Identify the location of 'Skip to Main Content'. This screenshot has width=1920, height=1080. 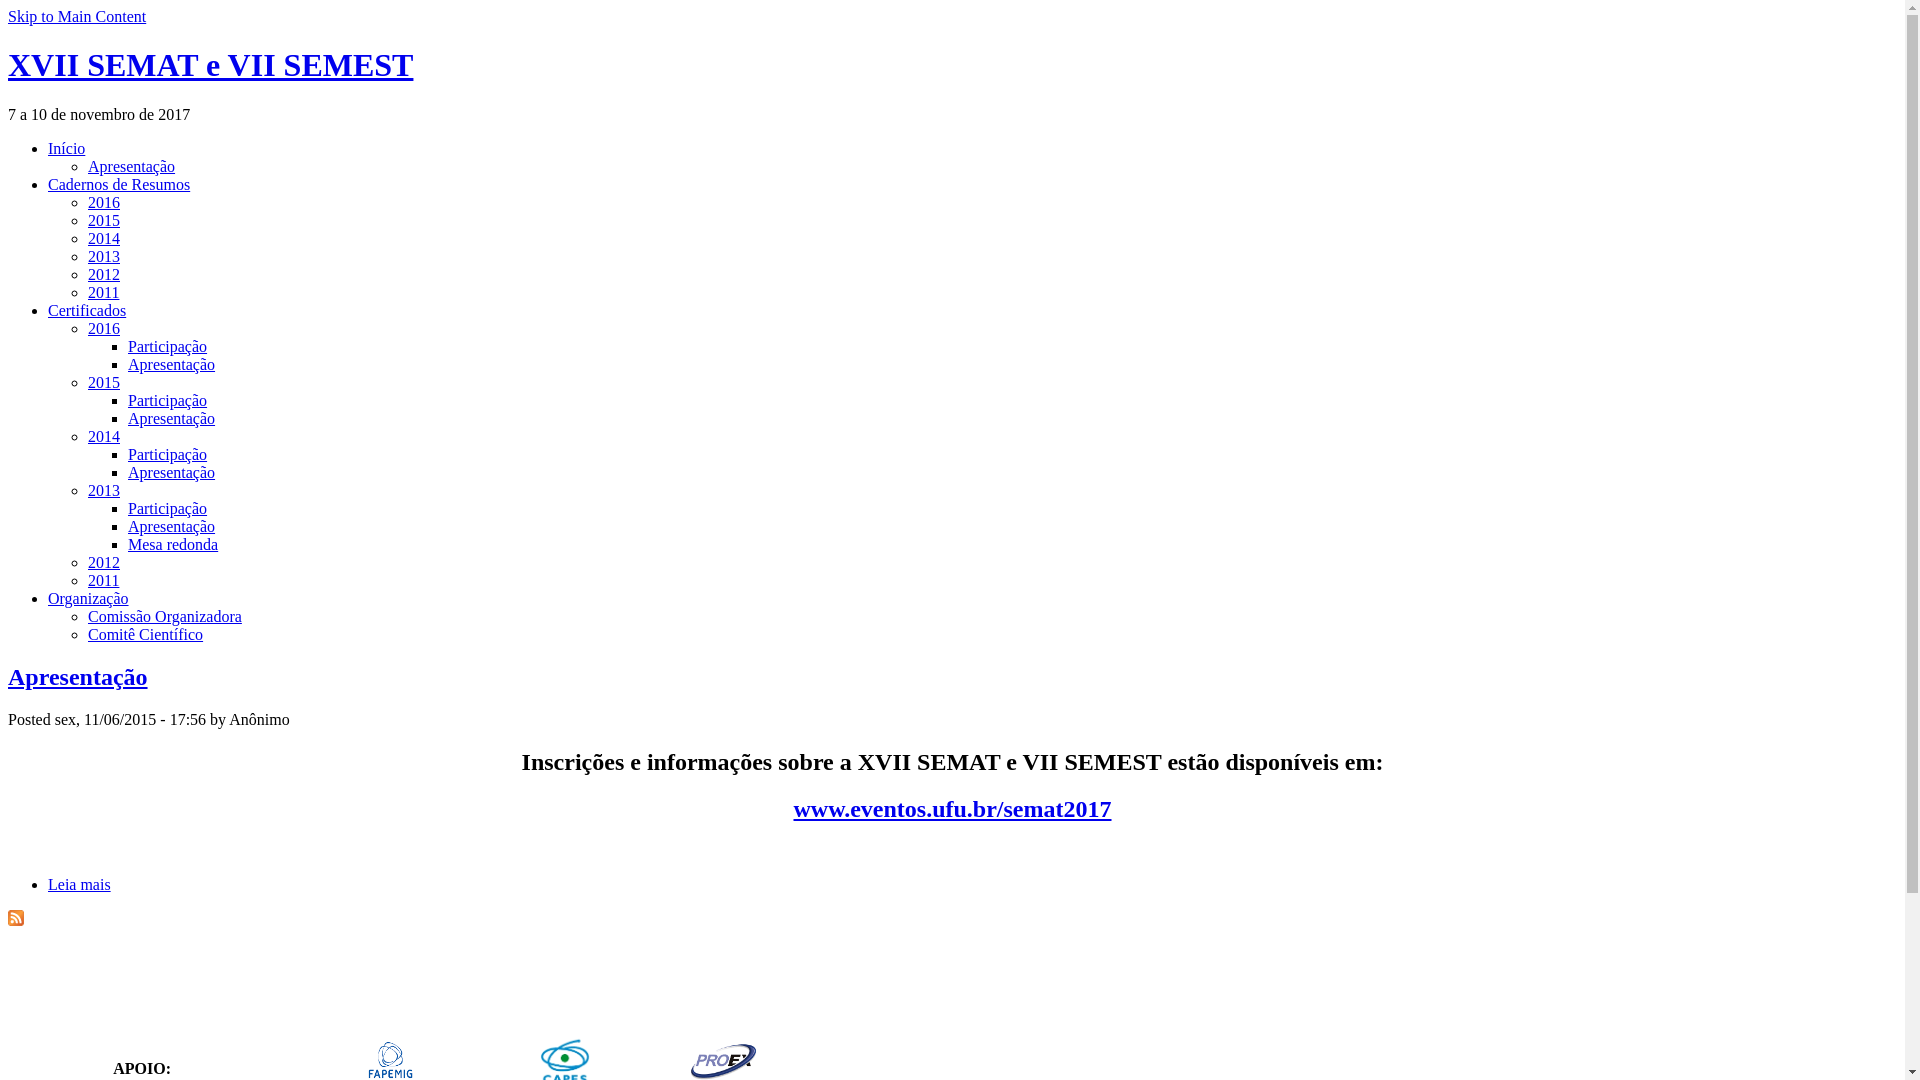
(76, 16).